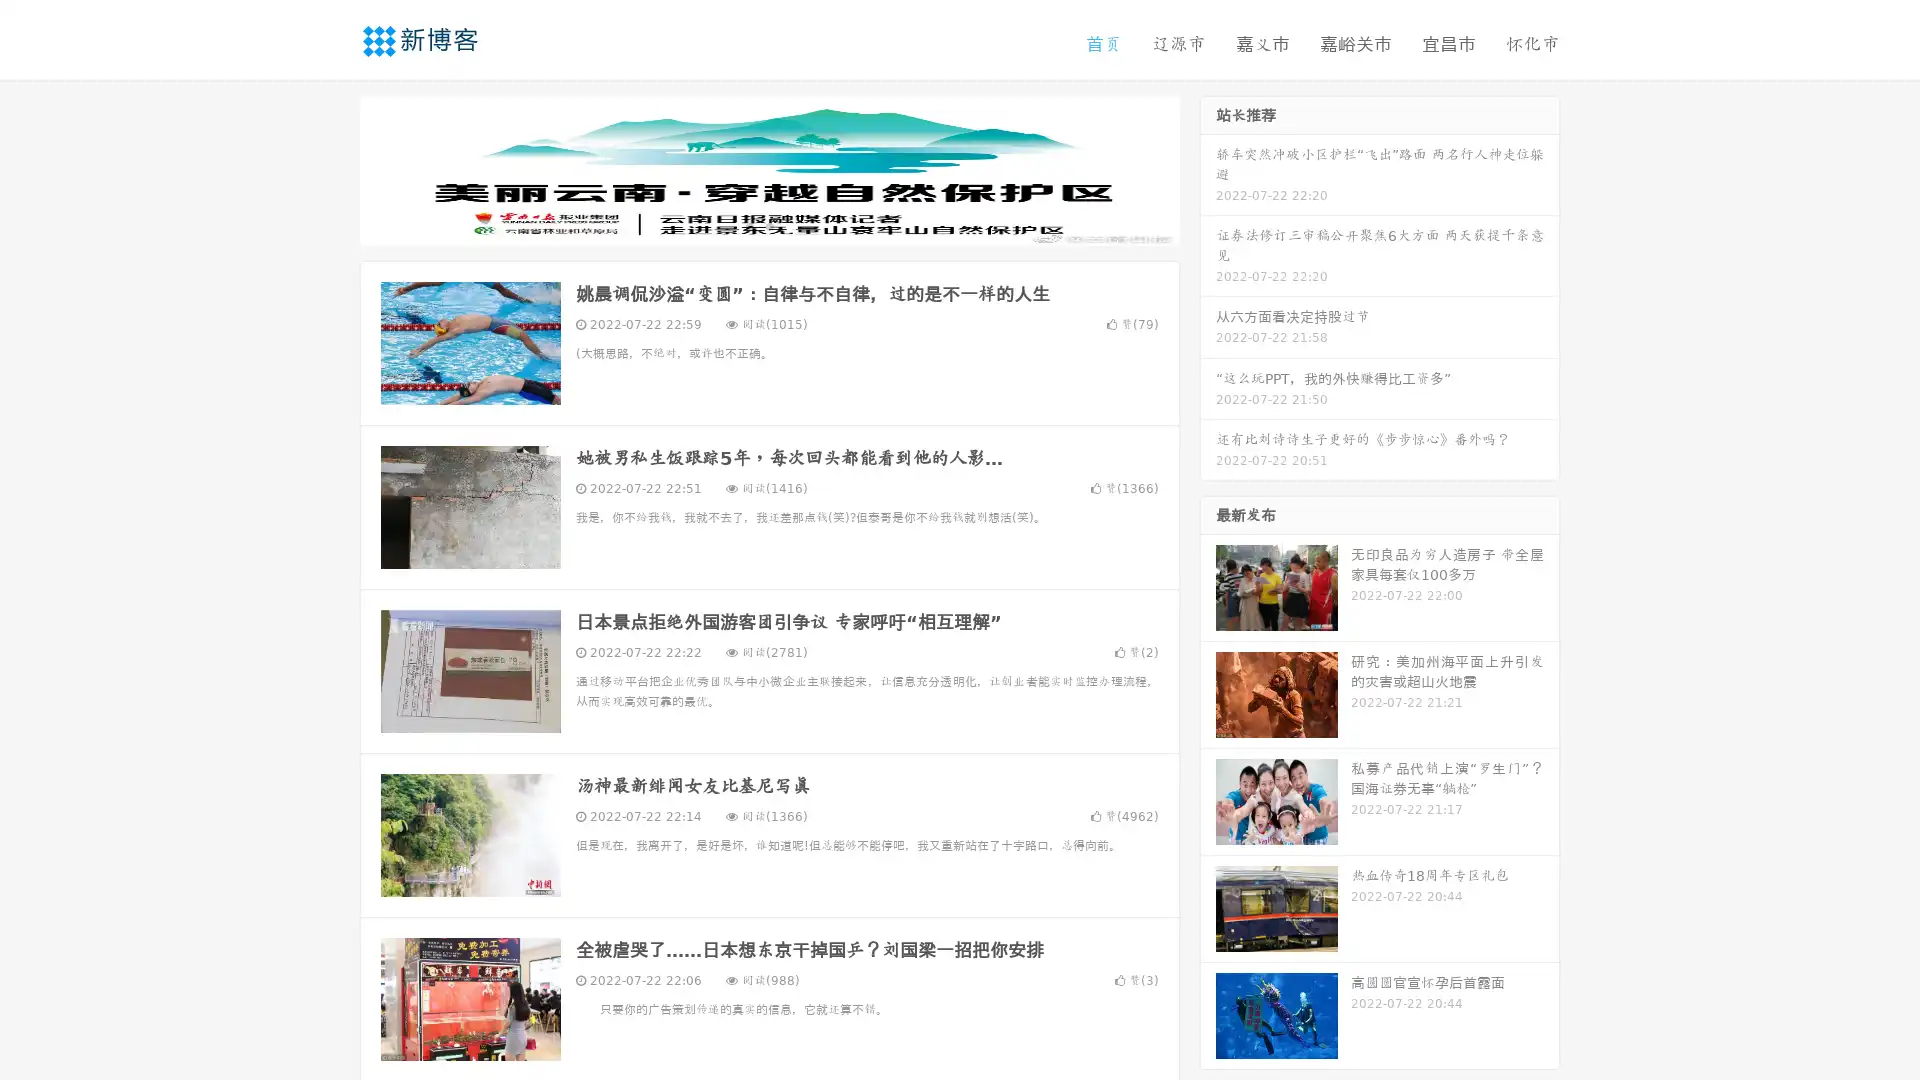 The image size is (1920, 1080). I want to click on Next slide, so click(1208, 168).